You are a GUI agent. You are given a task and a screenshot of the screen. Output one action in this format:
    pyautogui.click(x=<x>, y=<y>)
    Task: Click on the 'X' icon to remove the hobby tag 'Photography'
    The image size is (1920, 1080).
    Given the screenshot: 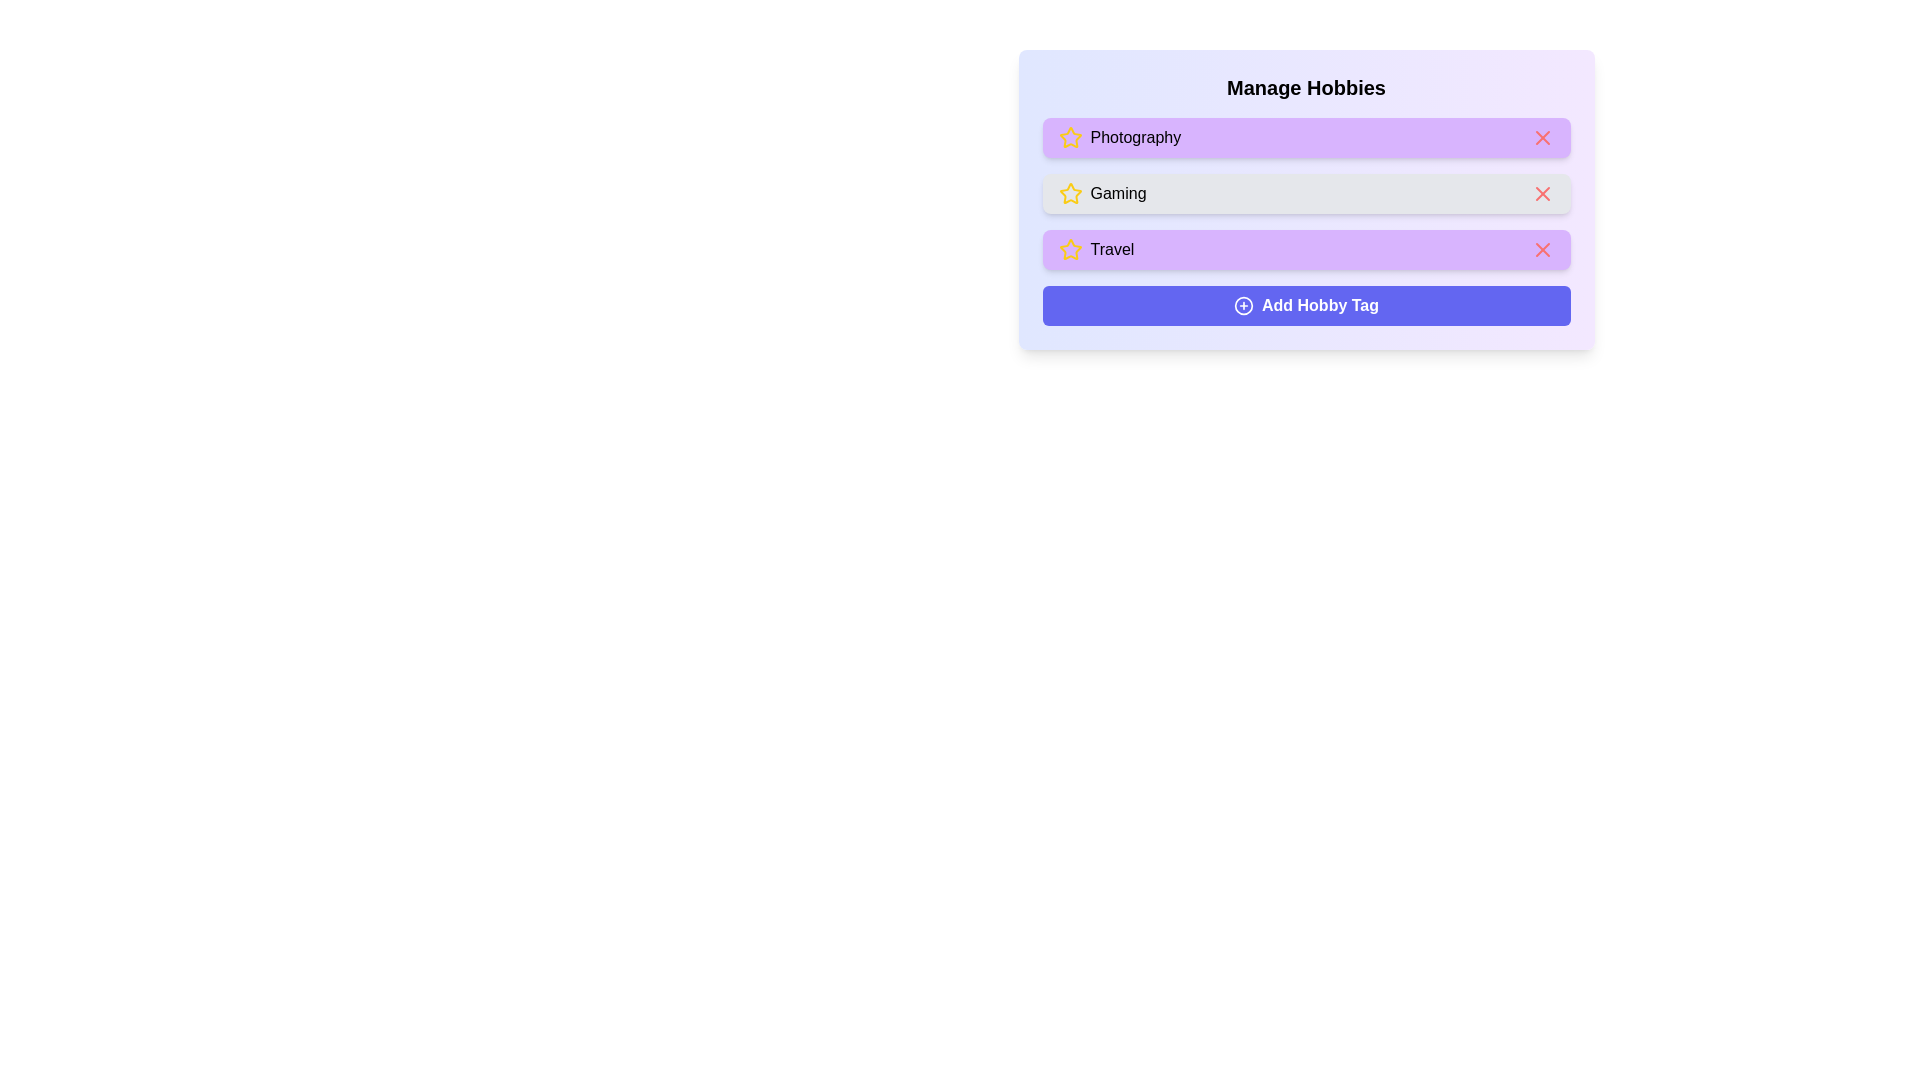 What is the action you would take?
    pyautogui.click(x=1541, y=137)
    